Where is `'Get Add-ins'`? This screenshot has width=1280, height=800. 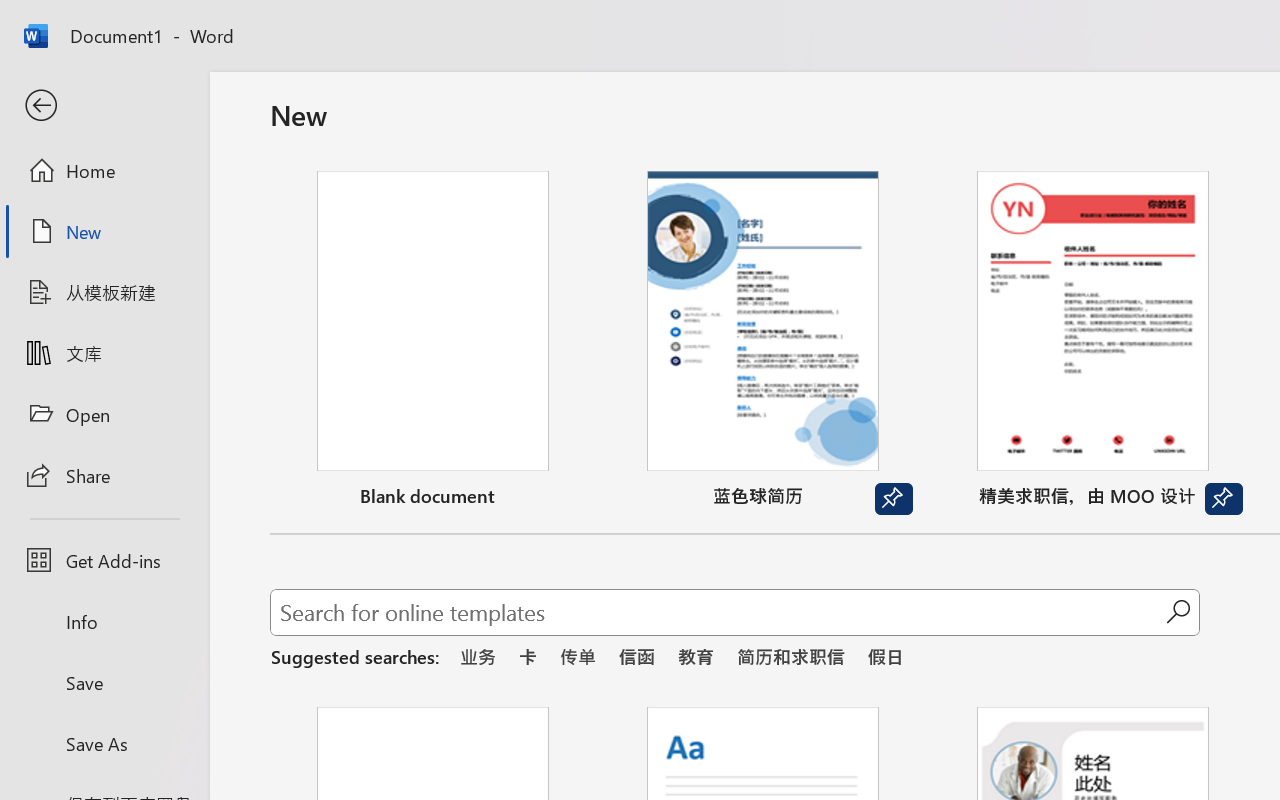
'Get Add-ins' is located at coordinates (103, 560).